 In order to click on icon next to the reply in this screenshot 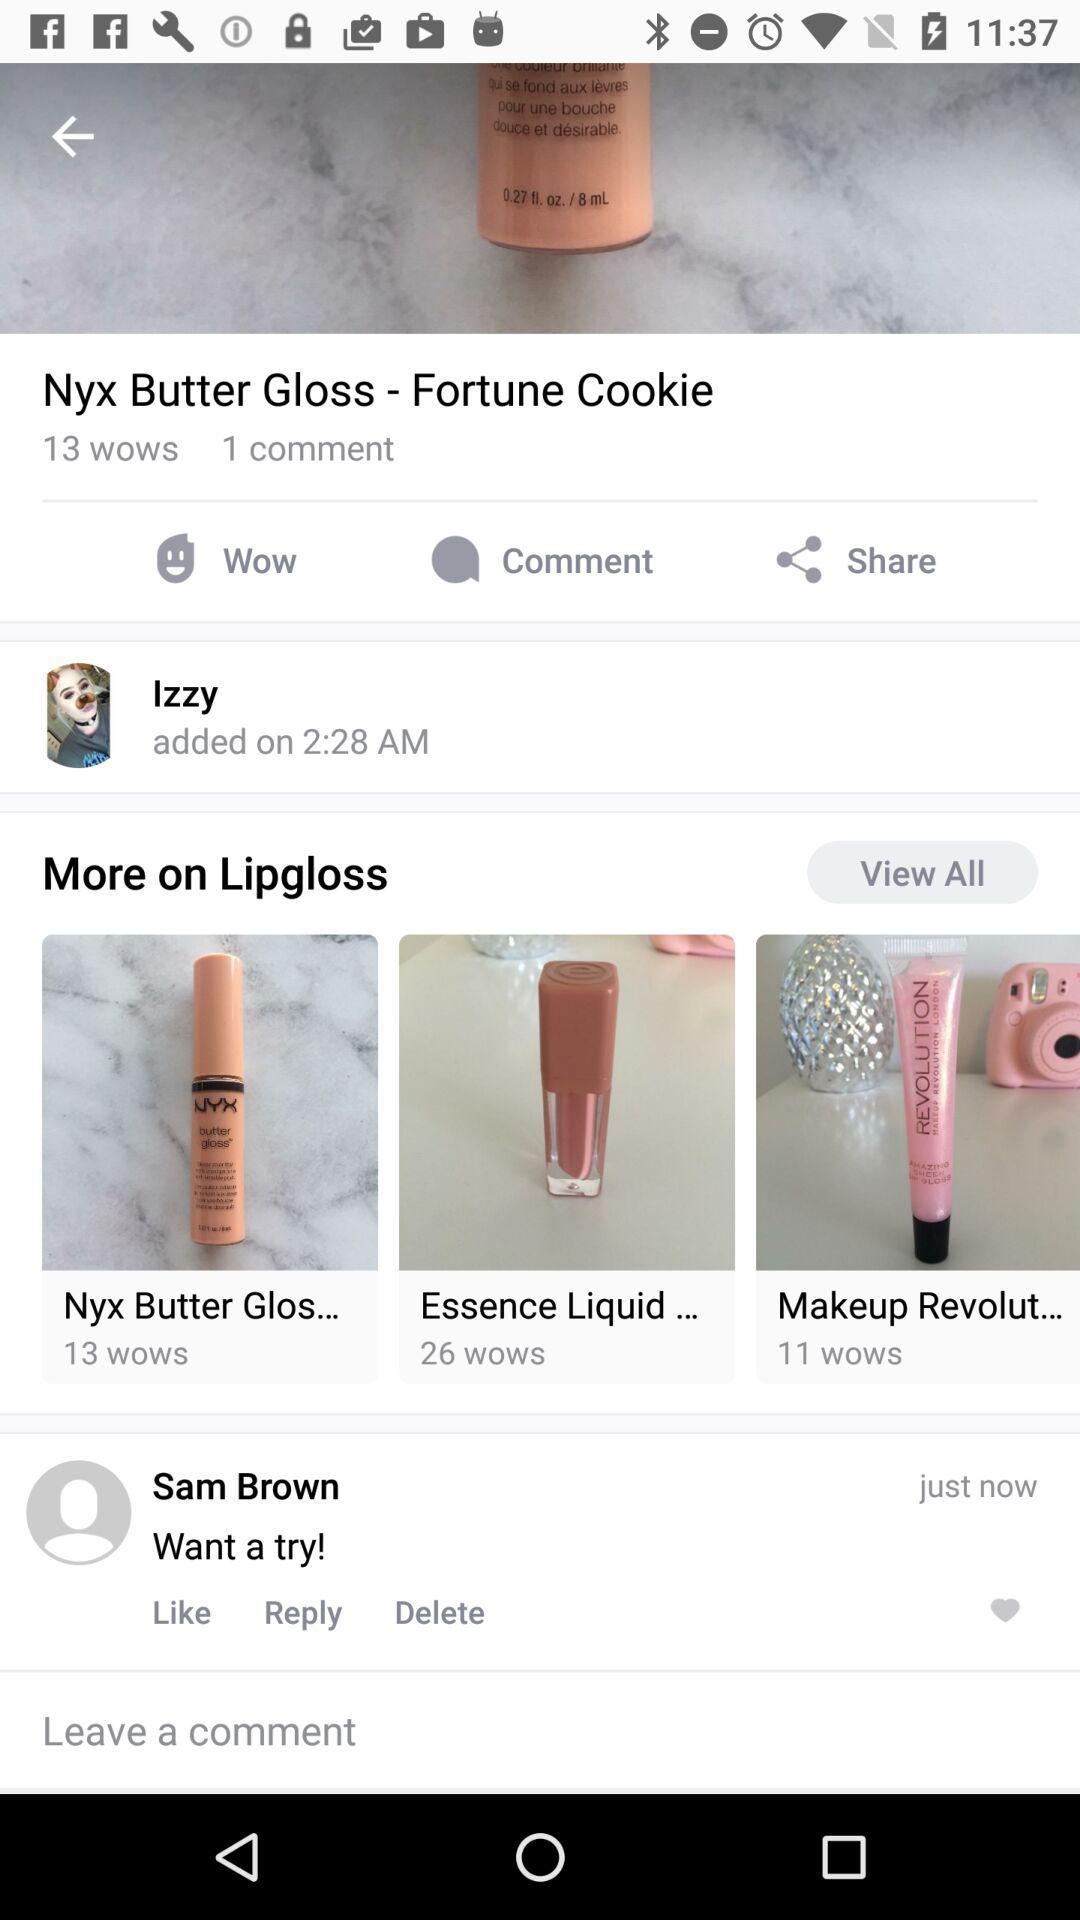, I will do `click(438, 1611)`.